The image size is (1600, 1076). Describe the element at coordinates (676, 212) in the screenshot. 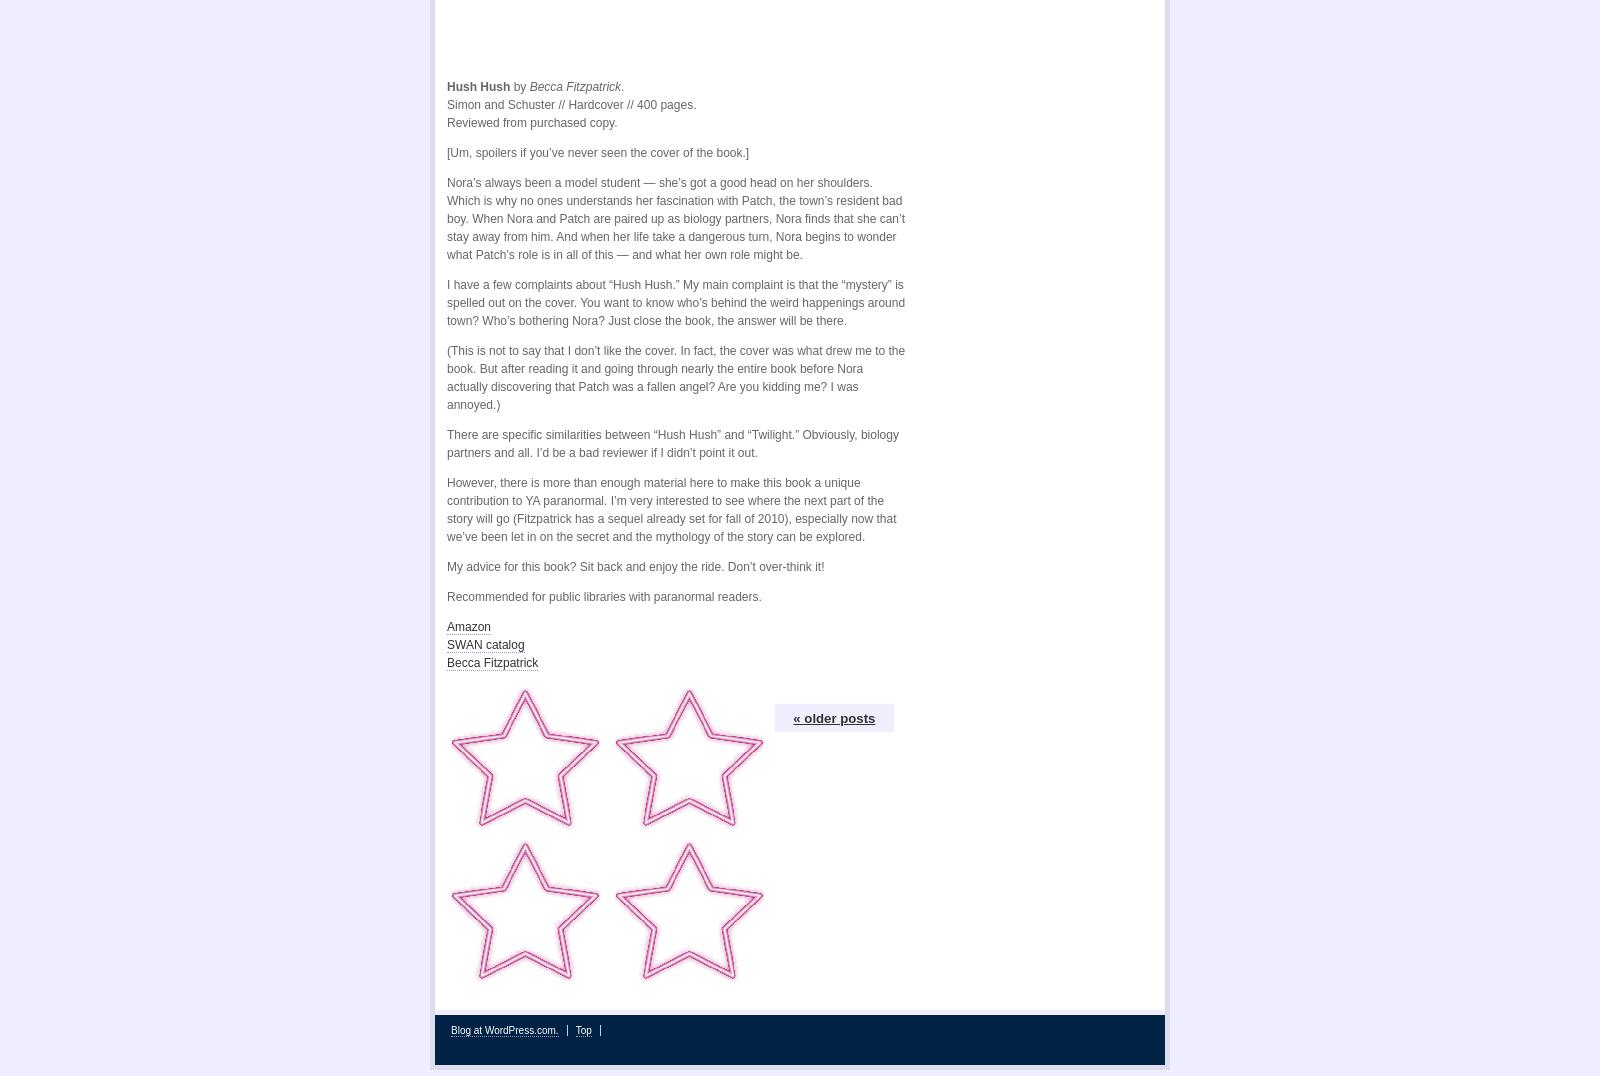

I see `'Nora’s always been a model student — she’s got a good head on her shoulders. Which is why no ones understands her fascination with Patch, the town’s resident bad boy. When Nora and Patch are paired up as biology partners, Nora finds that she can’t stay away from him. And when her life take a dangerous turn, Nora begins to wonder what Patch’s role is in all of this — and what her own role might be.'` at that location.